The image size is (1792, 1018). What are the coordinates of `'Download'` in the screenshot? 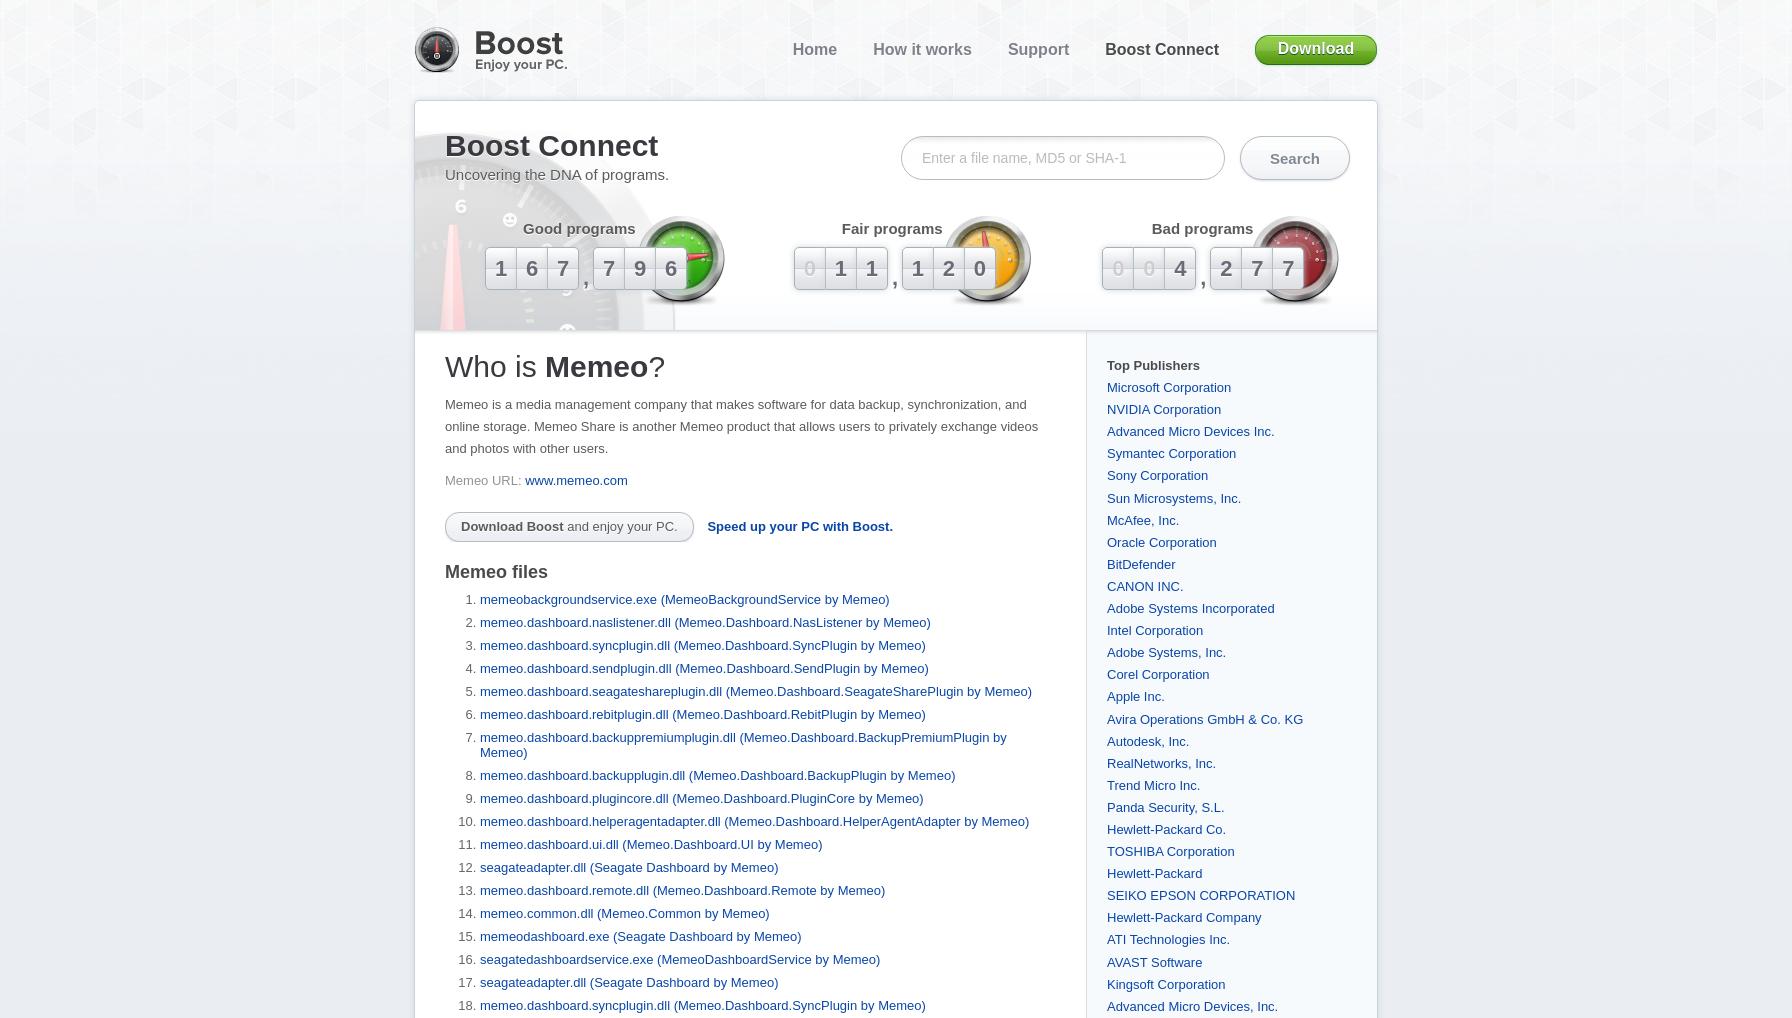 It's located at (1315, 47).